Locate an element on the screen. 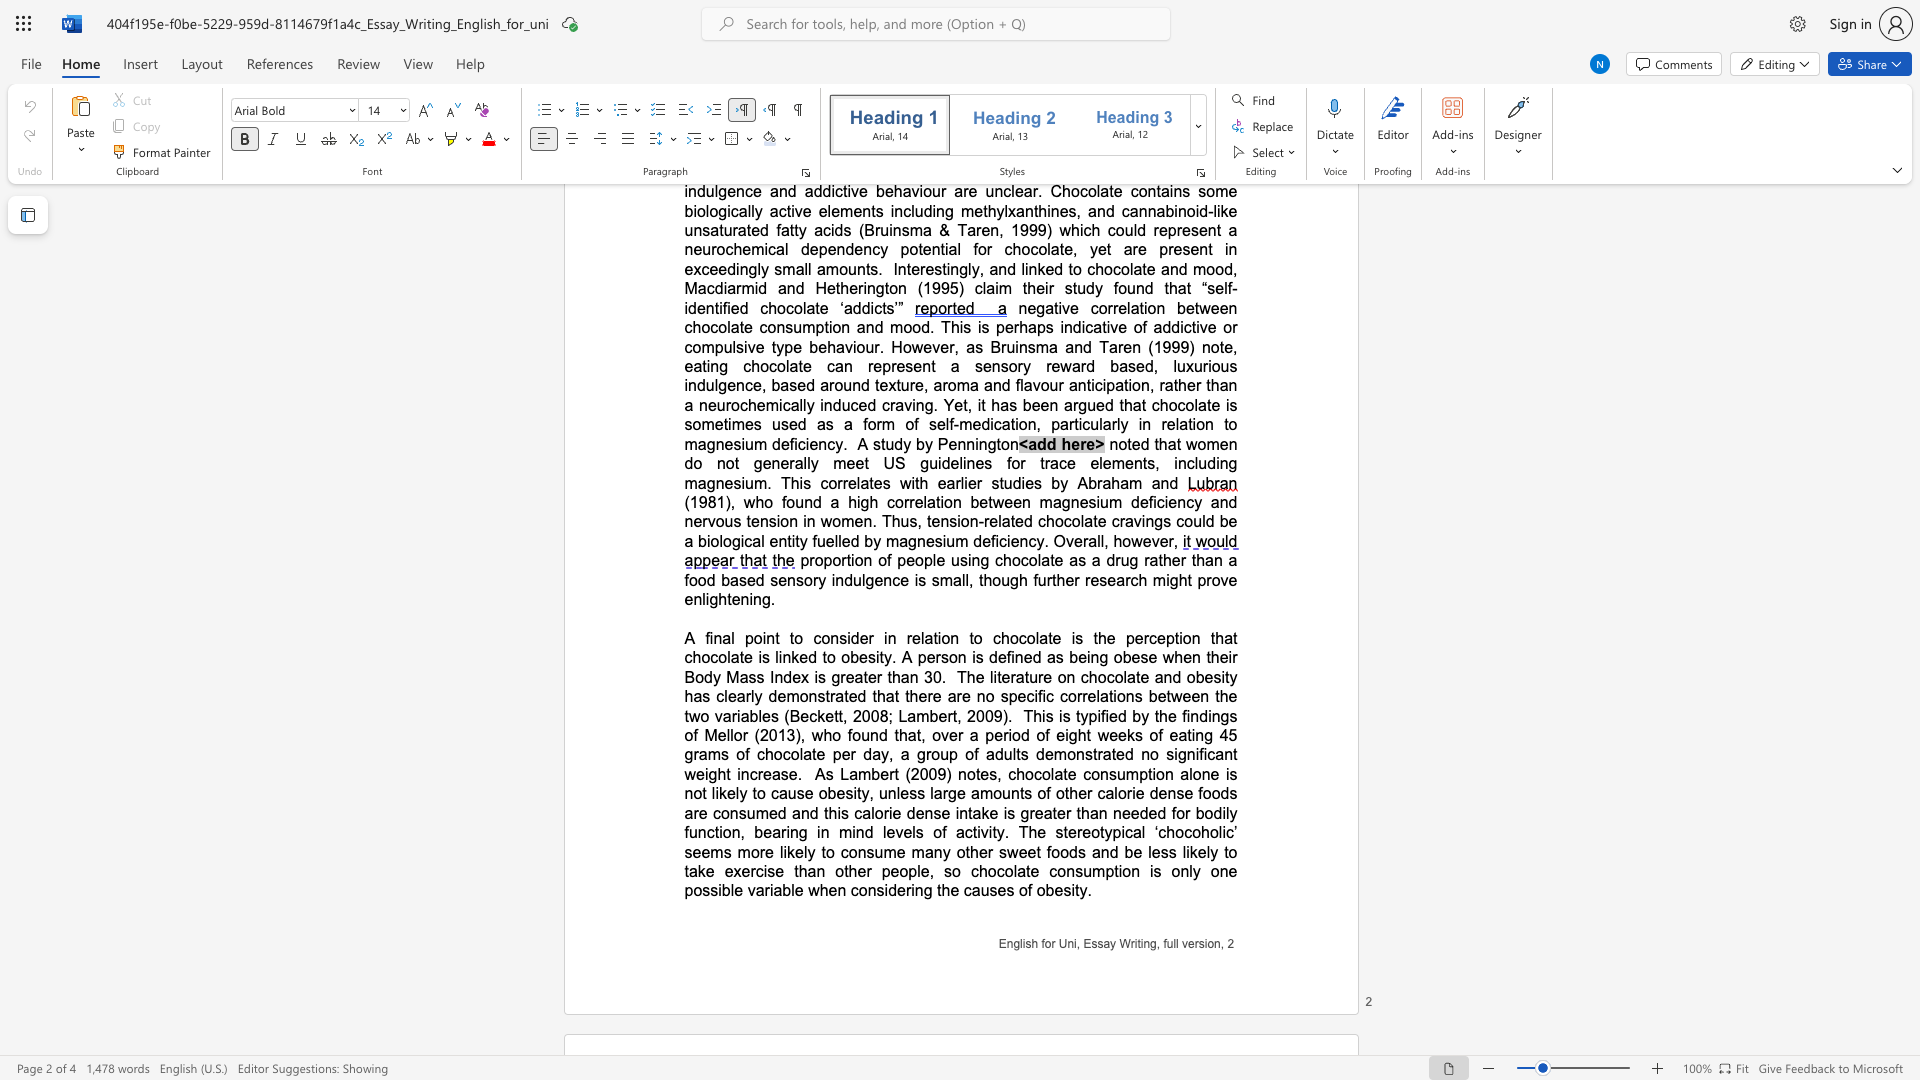 The width and height of the screenshot is (1920, 1080). the subset text "tions between the two variables (B" within the text "that there are no specific correlations between the two variables (Beckett, 2008; Lambert, 2009)" is located at coordinates (1107, 695).